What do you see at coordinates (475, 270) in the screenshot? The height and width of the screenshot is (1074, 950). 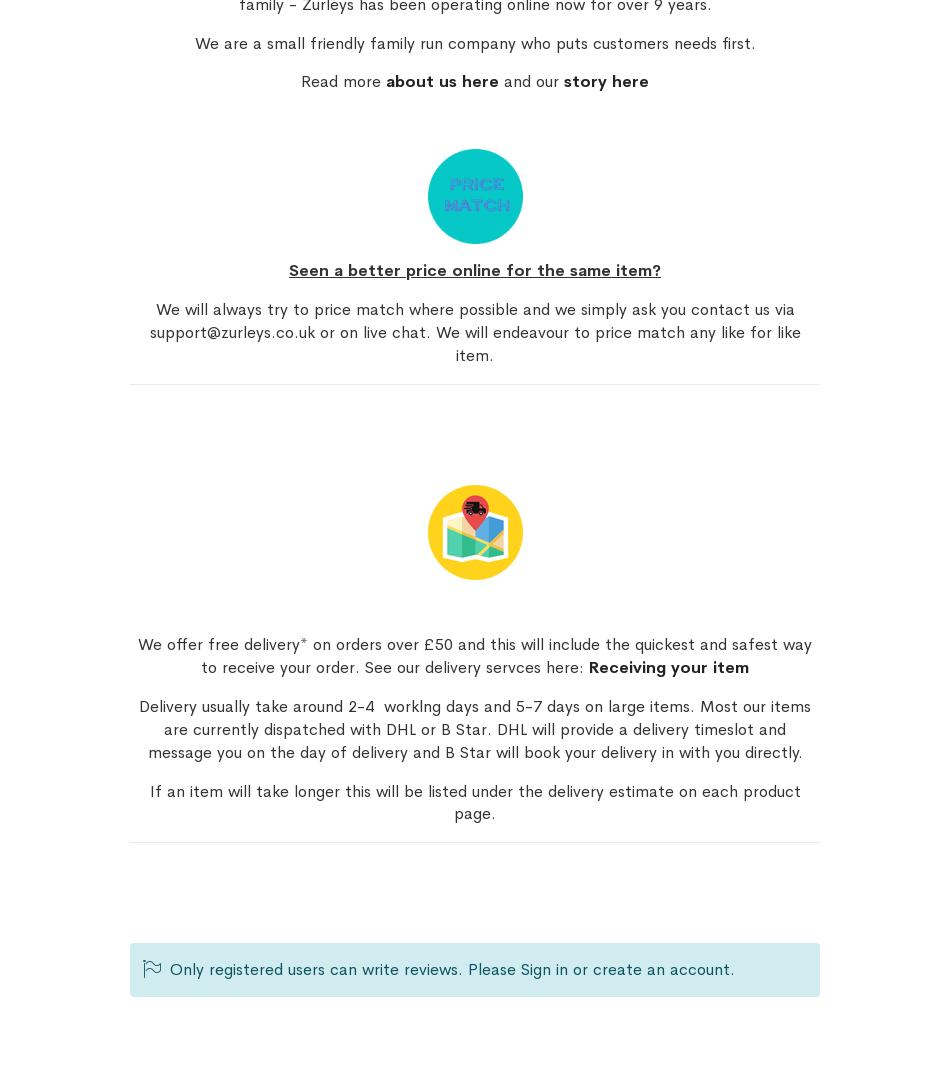 I see `'Seen a better price online for the same item?'` at bounding box center [475, 270].